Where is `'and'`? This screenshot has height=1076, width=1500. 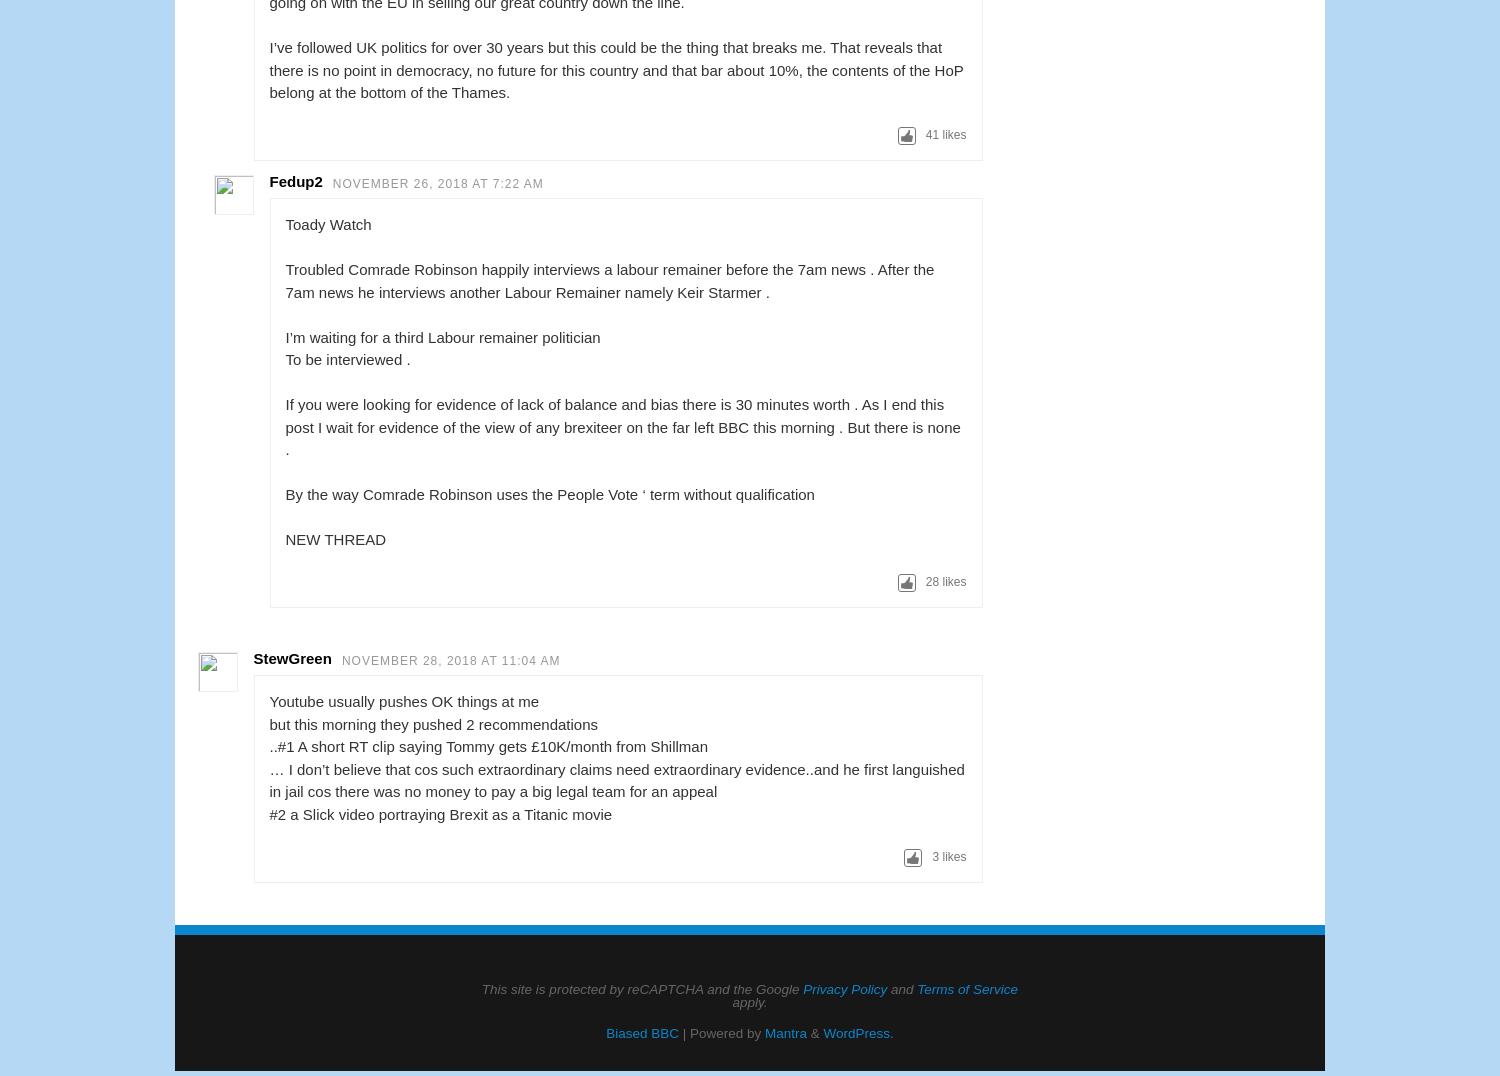
'and' is located at coordinates (901, 987).